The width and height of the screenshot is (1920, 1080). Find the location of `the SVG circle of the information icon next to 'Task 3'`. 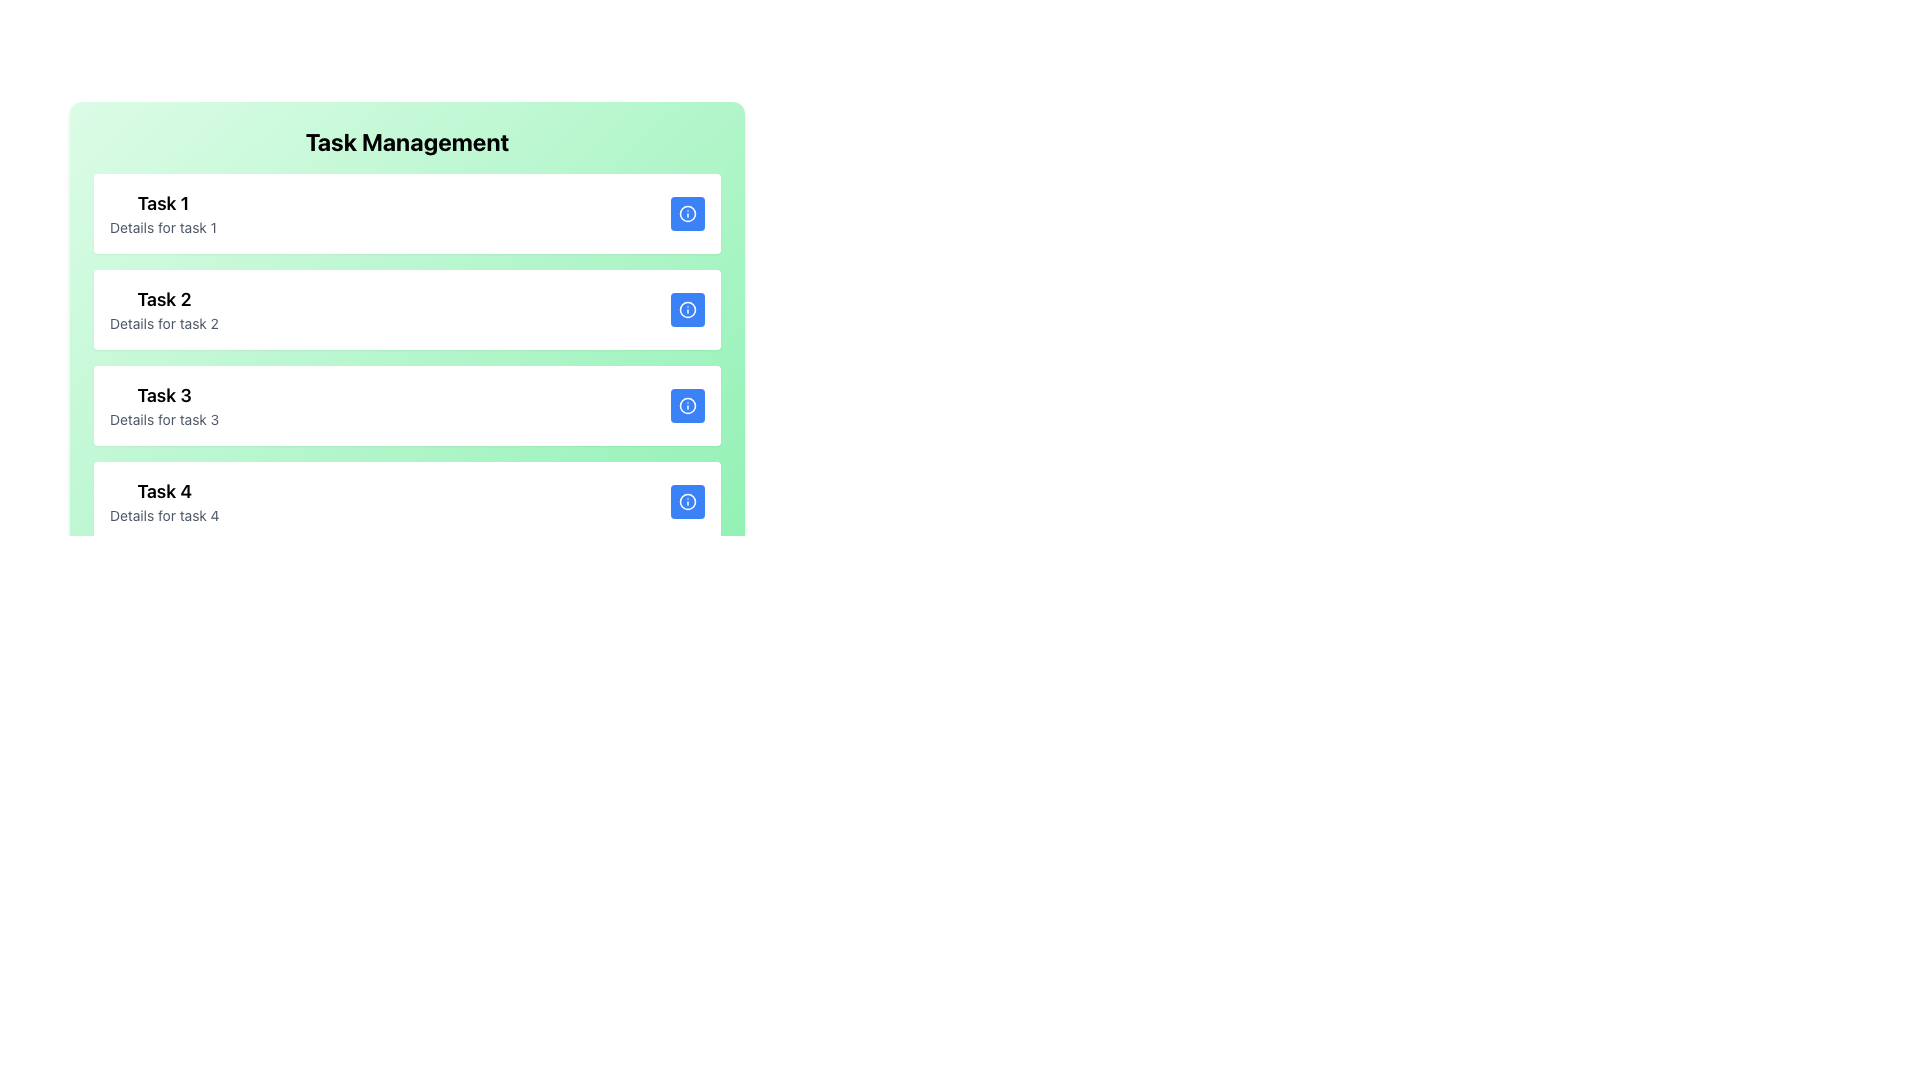

the SVG circle of the information icon next to 'Task 3' is located at coordinates (687, 405).